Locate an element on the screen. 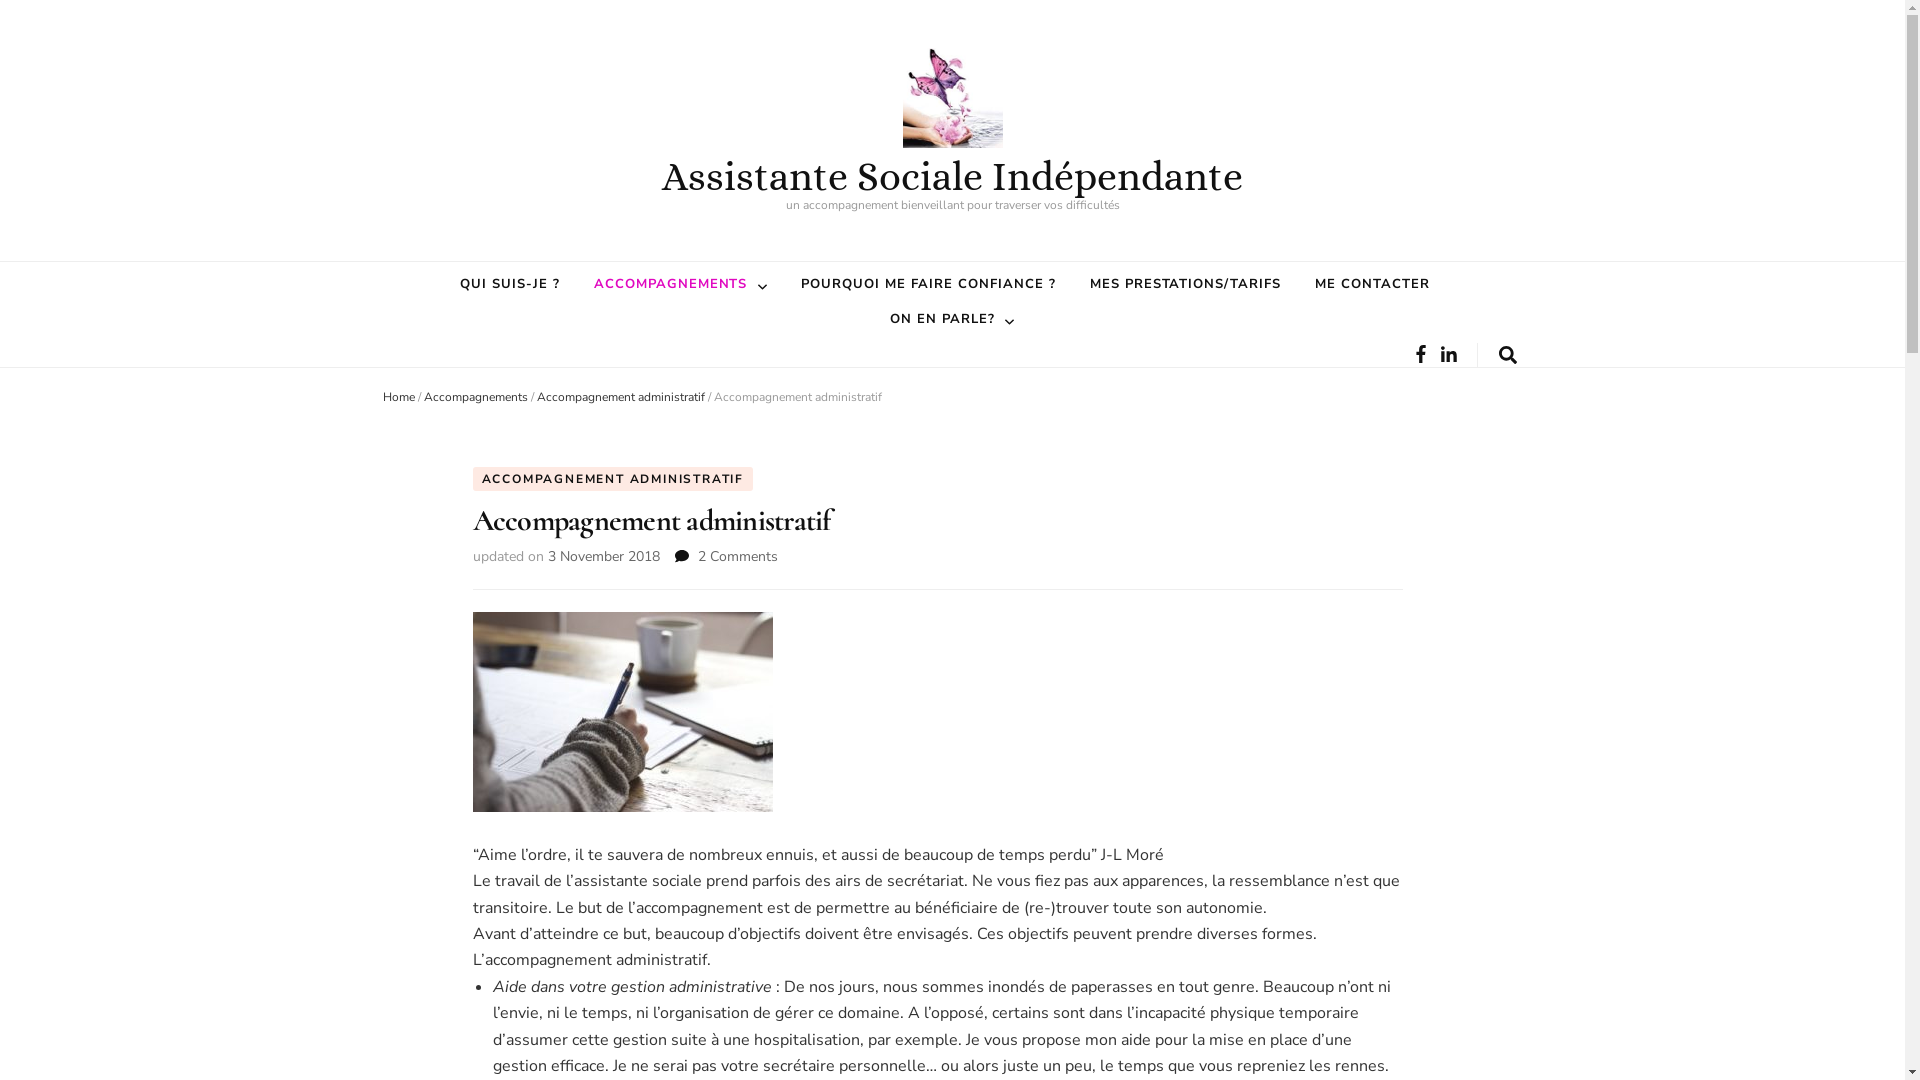 Image resolution: width=1920 pixels, height=1080 pixels. 'Home' is located at coordinates (398, 397).